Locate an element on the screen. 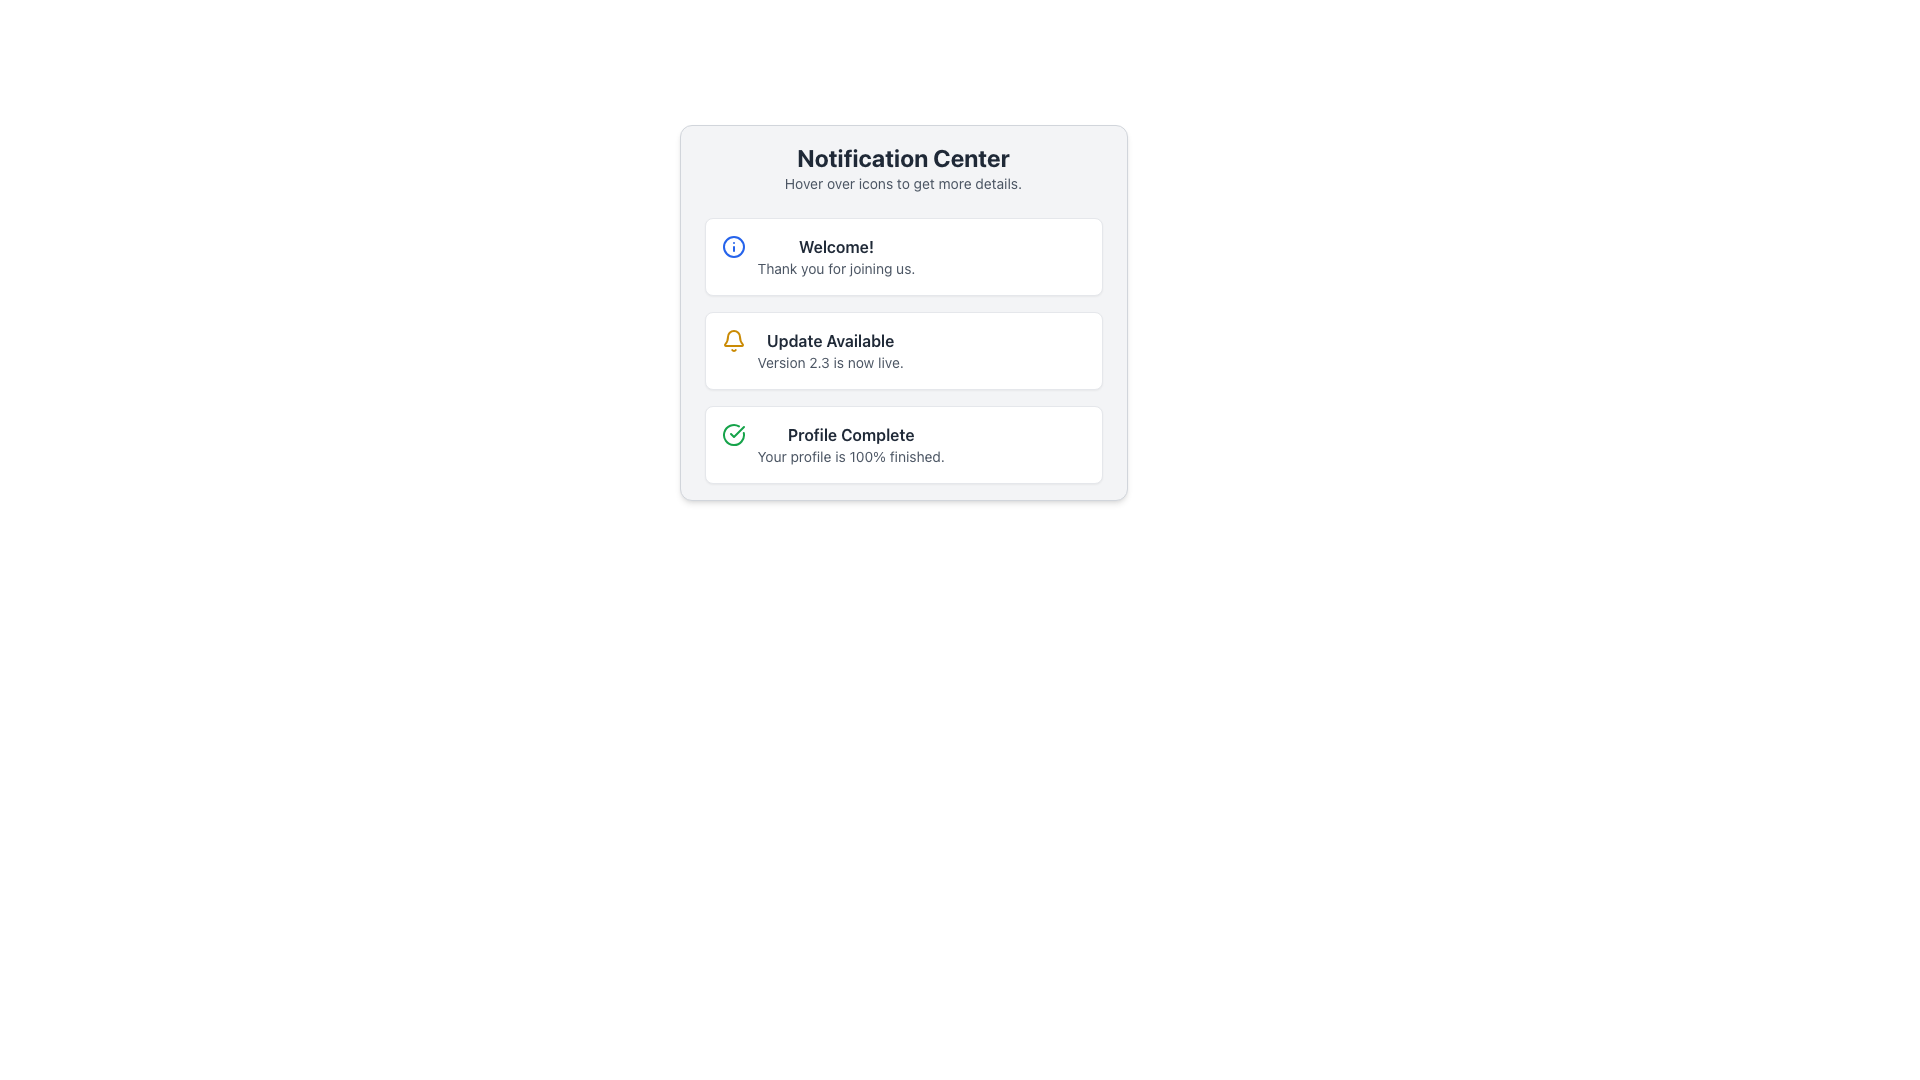  the third informational notification card in the Notification Center is located at coordinates (902, 443).